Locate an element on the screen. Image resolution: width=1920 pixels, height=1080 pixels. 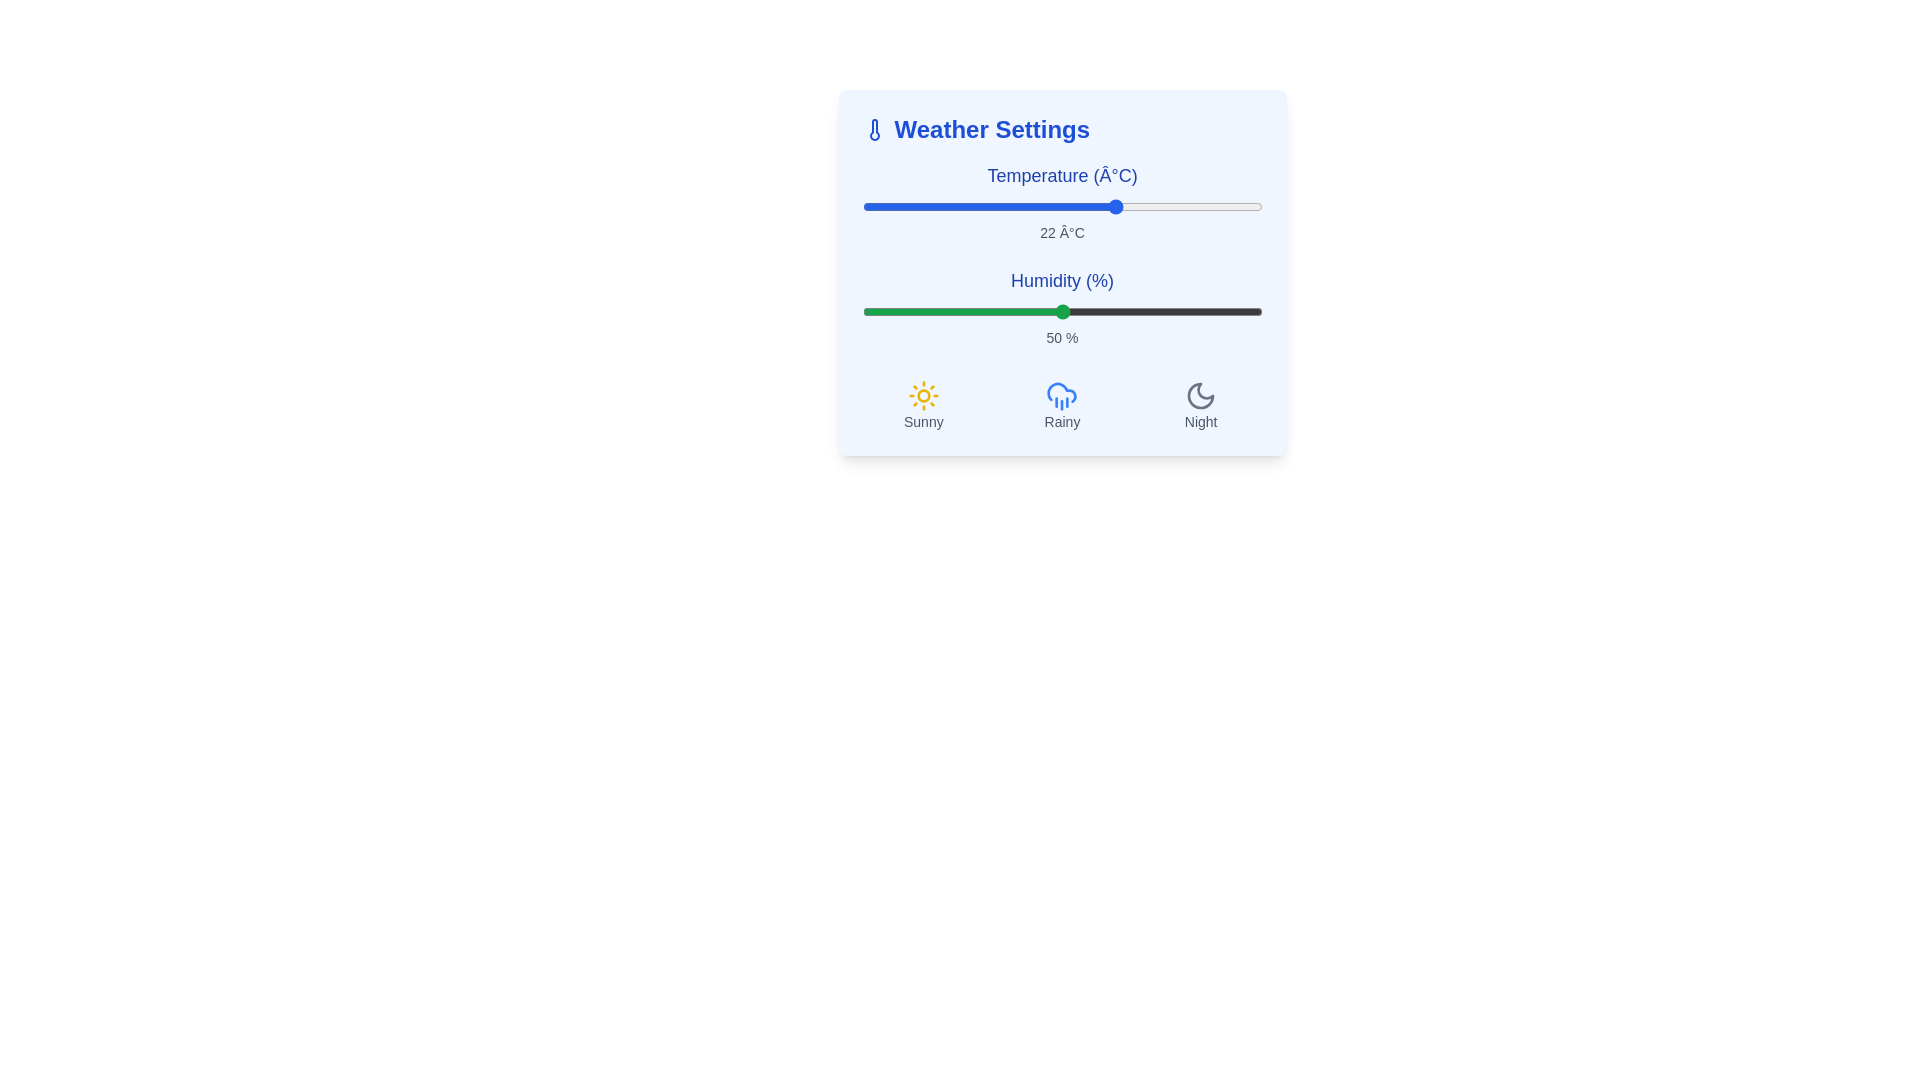
the 'rainy' weather condition icon located in the middle lower section of the card beneath the 'Weather Settings' heading is located at coordinates (1061, 396).